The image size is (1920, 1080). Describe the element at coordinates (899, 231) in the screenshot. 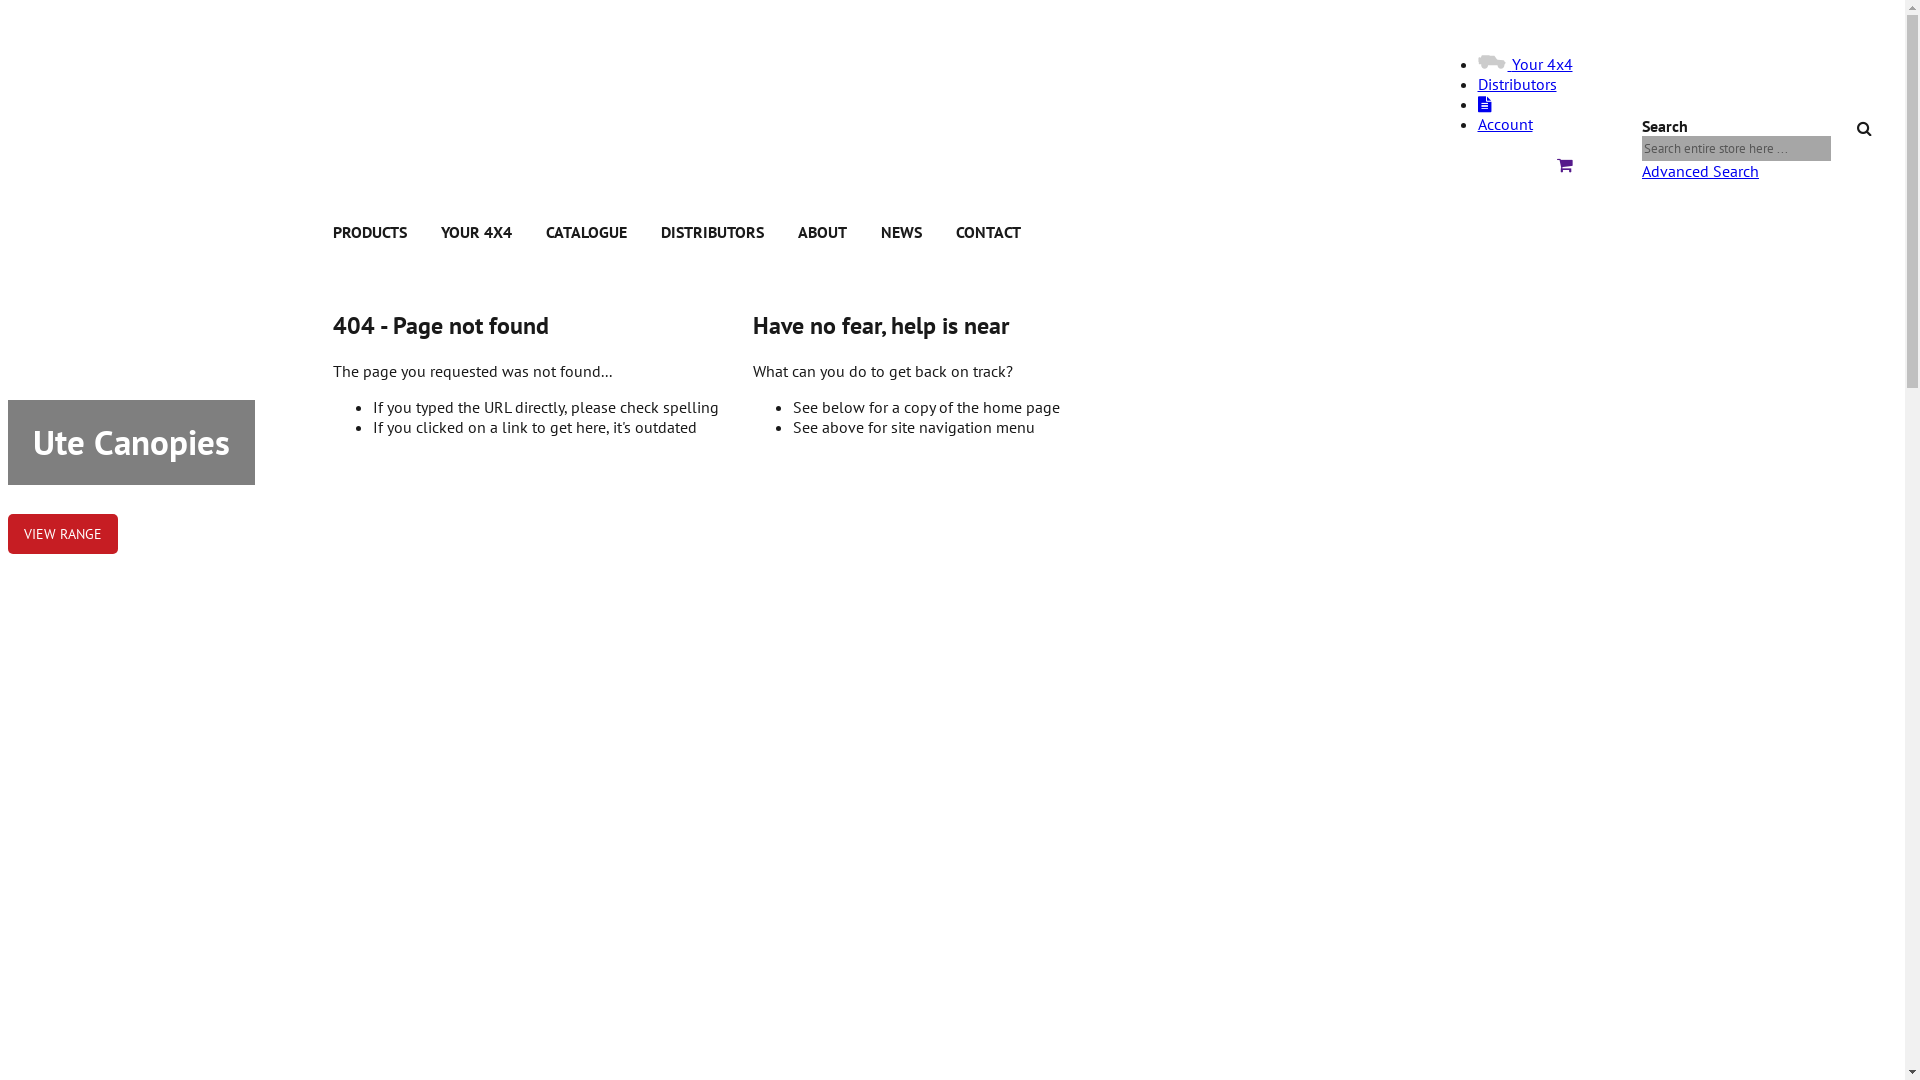

I see `'NEWS'` at that location.